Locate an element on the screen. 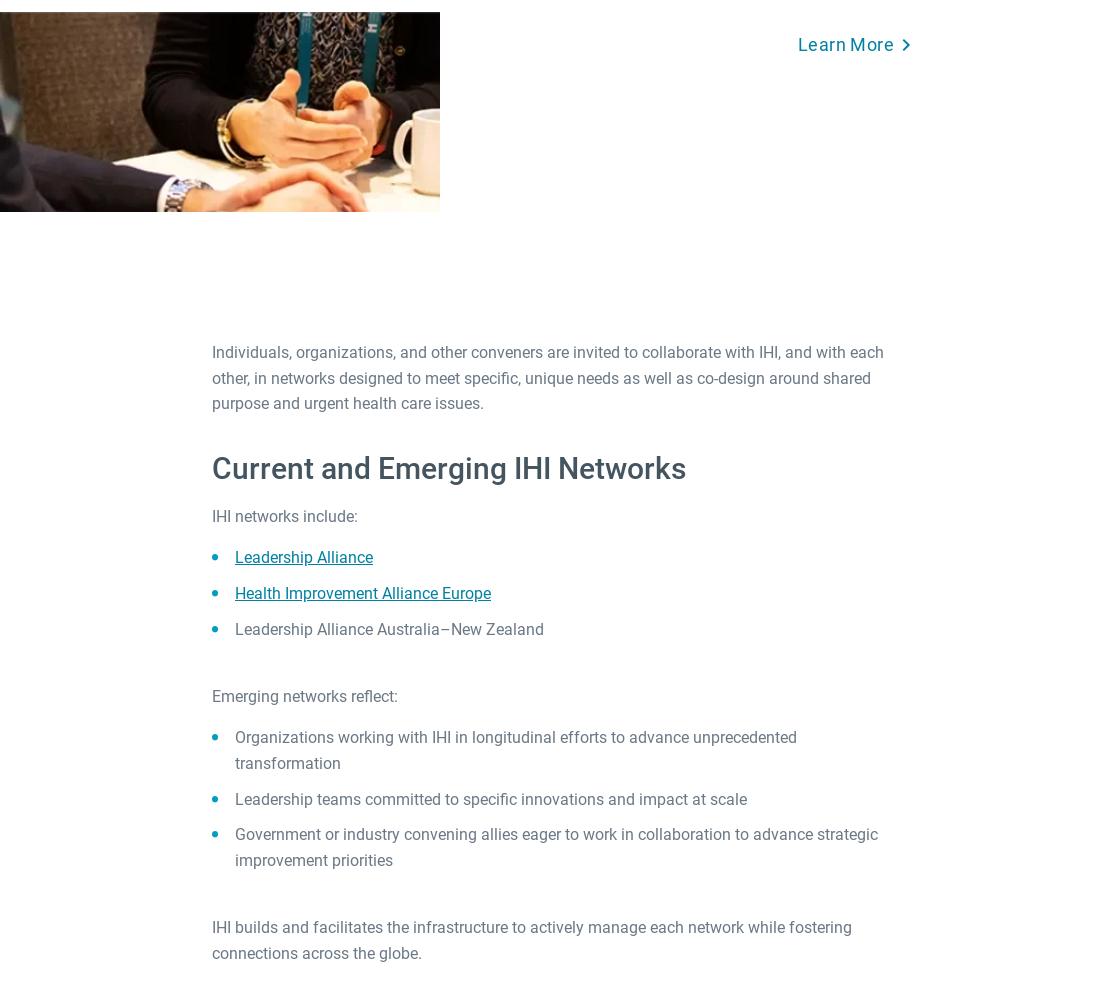 The width and height of the screenshot is (1100, 988). 'Leadership Alliance' is located at coordinates (303, 557).